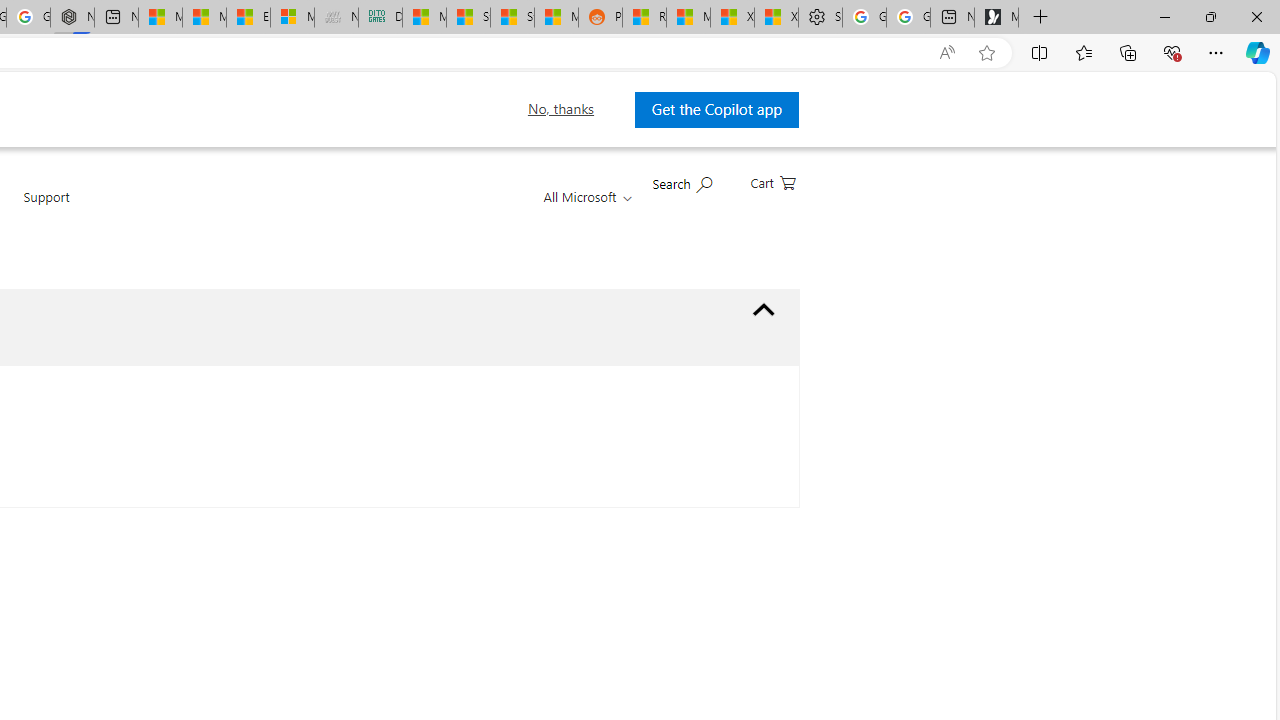 The image size is (1280, 720). I want to click on 'What product are you reporting on? no option selected', so click(763, 309).